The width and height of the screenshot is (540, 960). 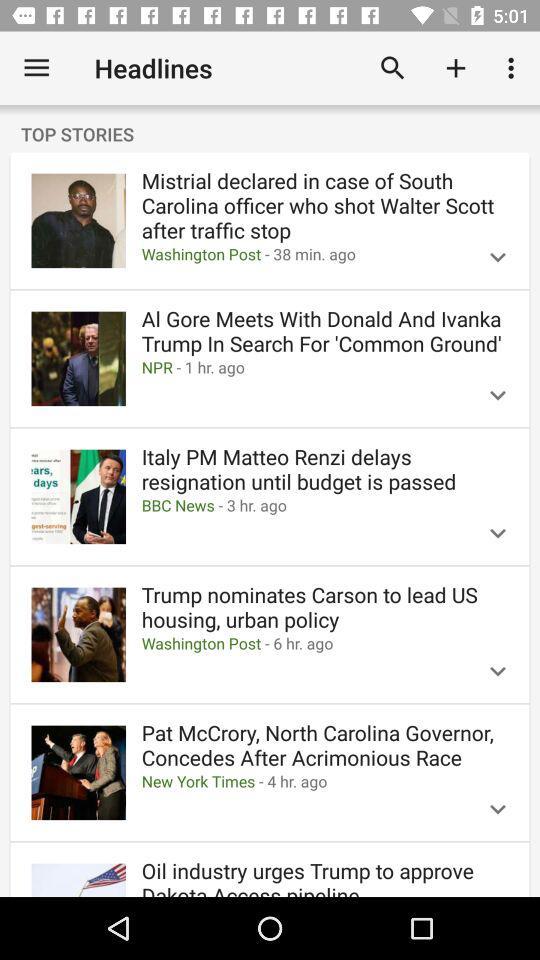 I want to click on the expand_more icon, so click(x=496, y=532).